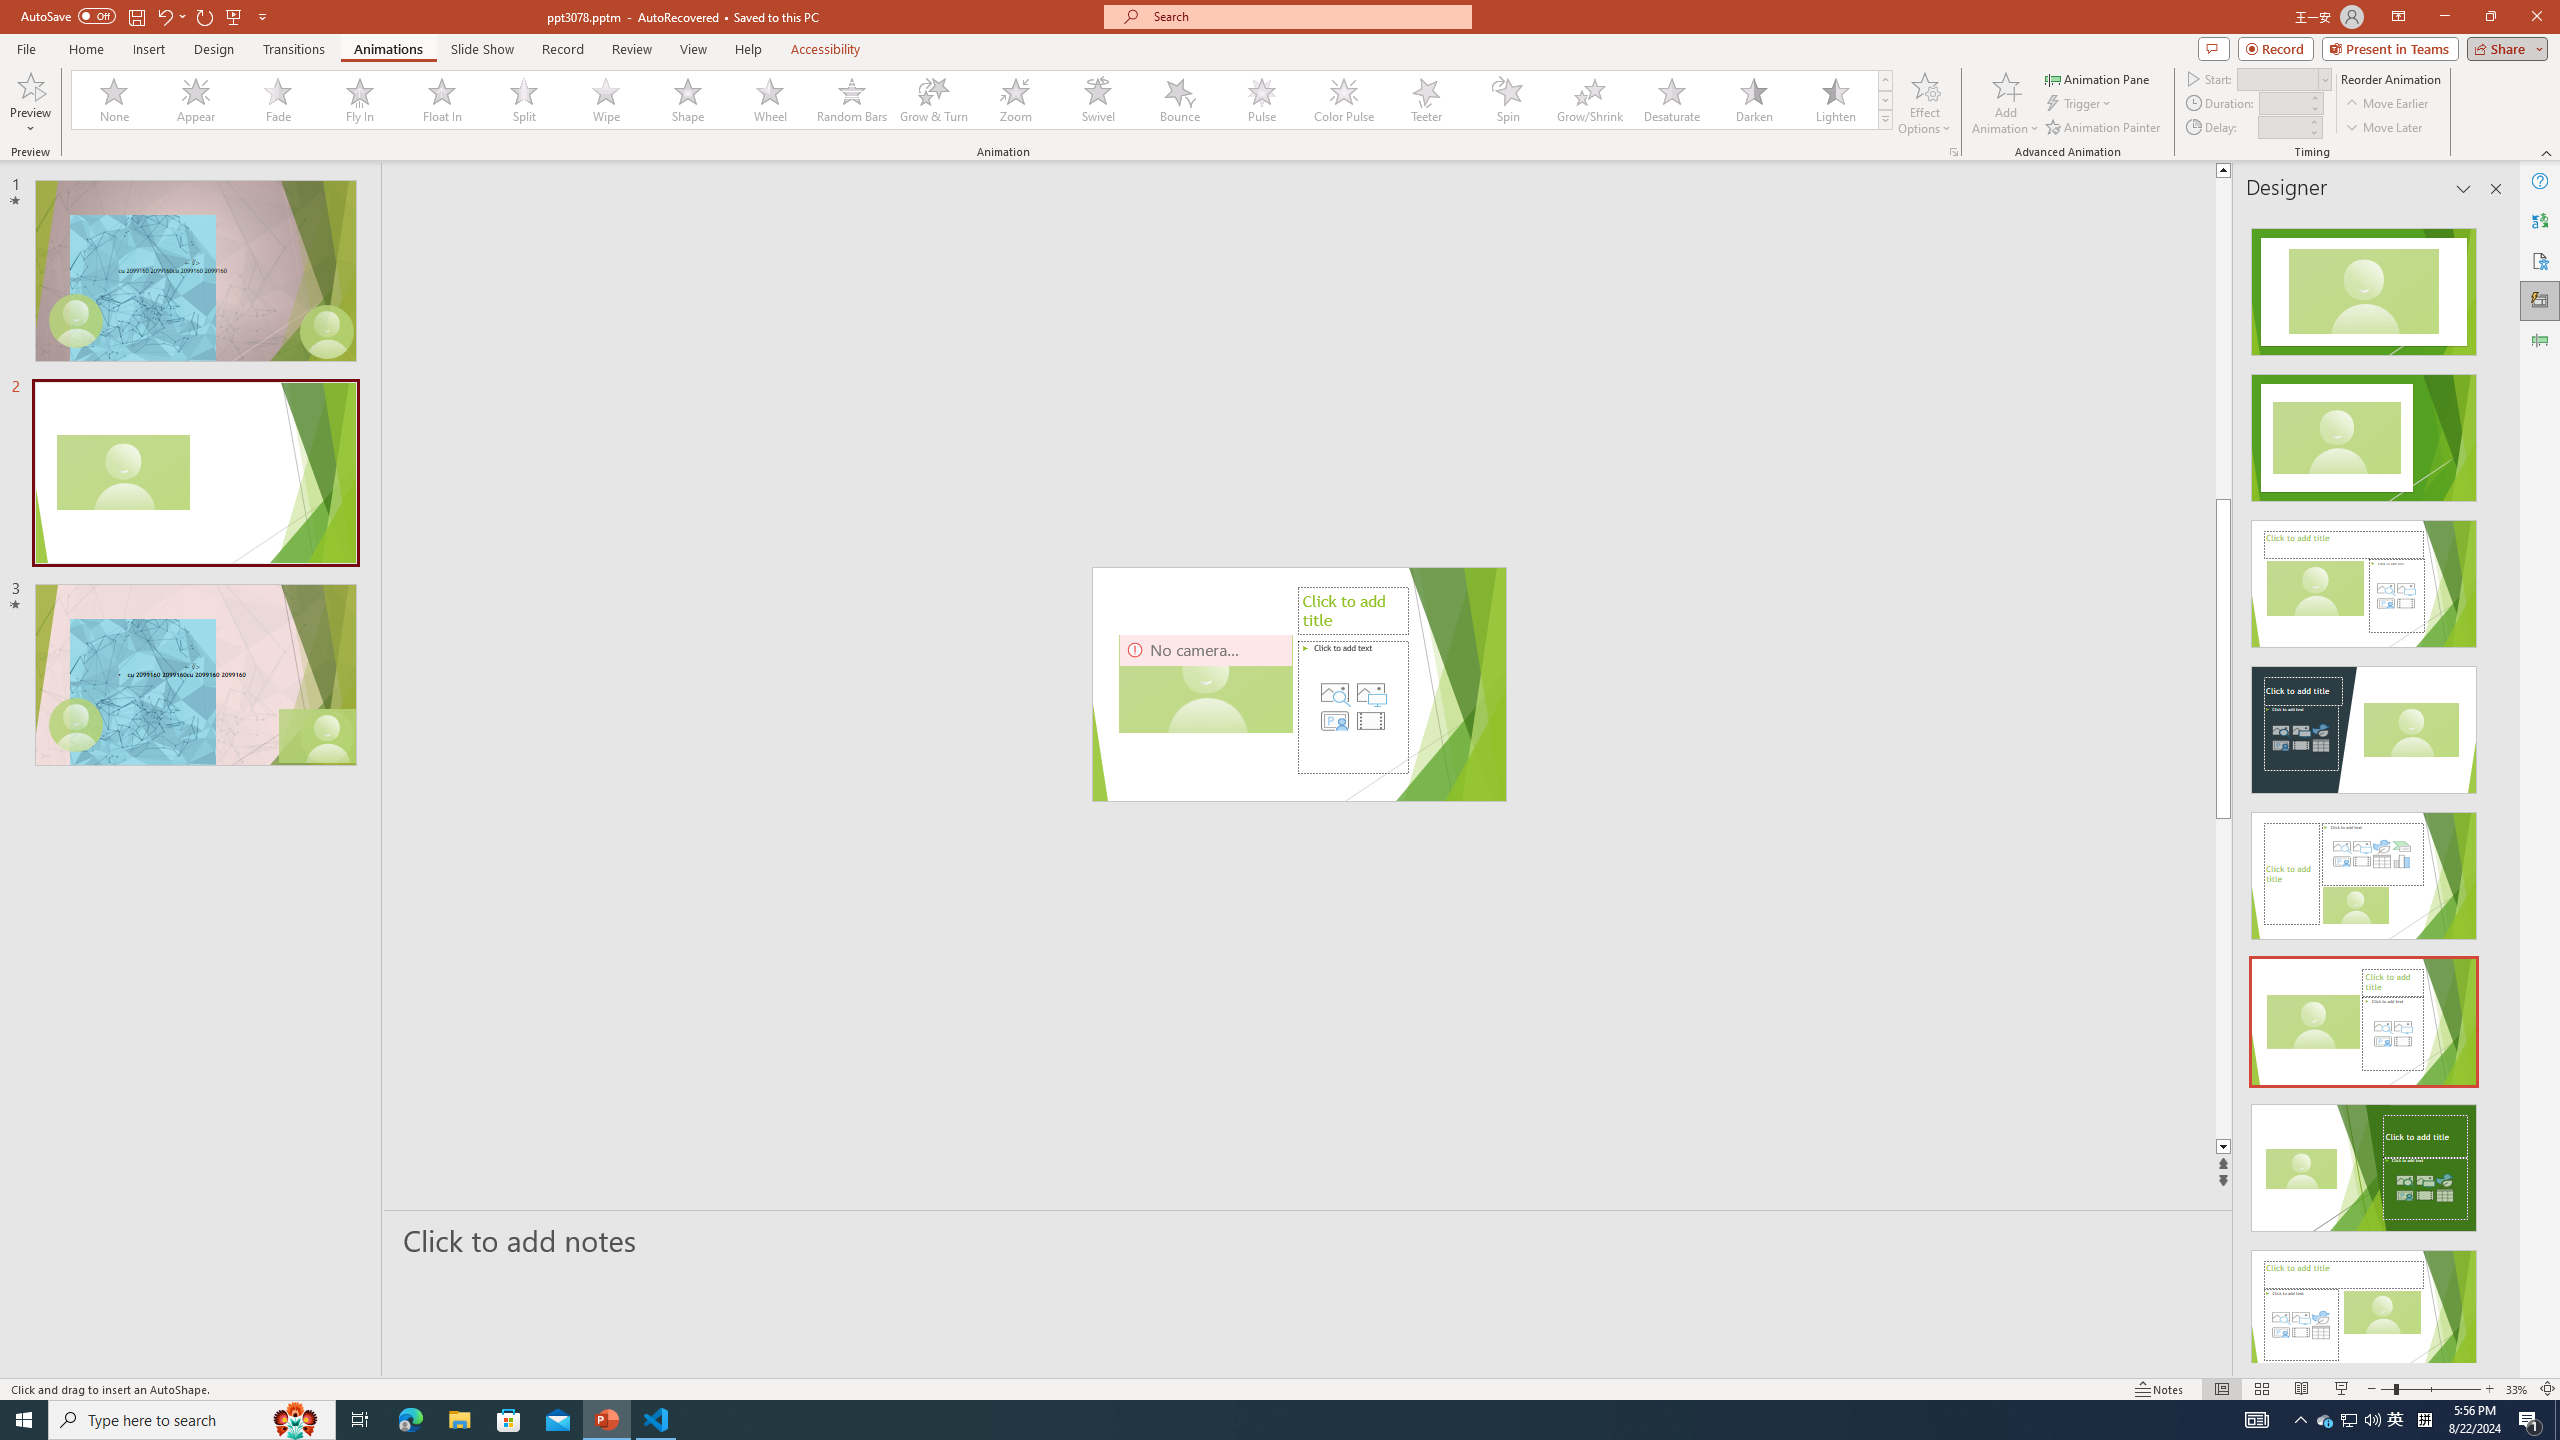 This screenshot has height=1440, width=2560. Describe the element at coordinates (1334, 720) in the screenshot. I see `'Insert Cameo'` at that location.